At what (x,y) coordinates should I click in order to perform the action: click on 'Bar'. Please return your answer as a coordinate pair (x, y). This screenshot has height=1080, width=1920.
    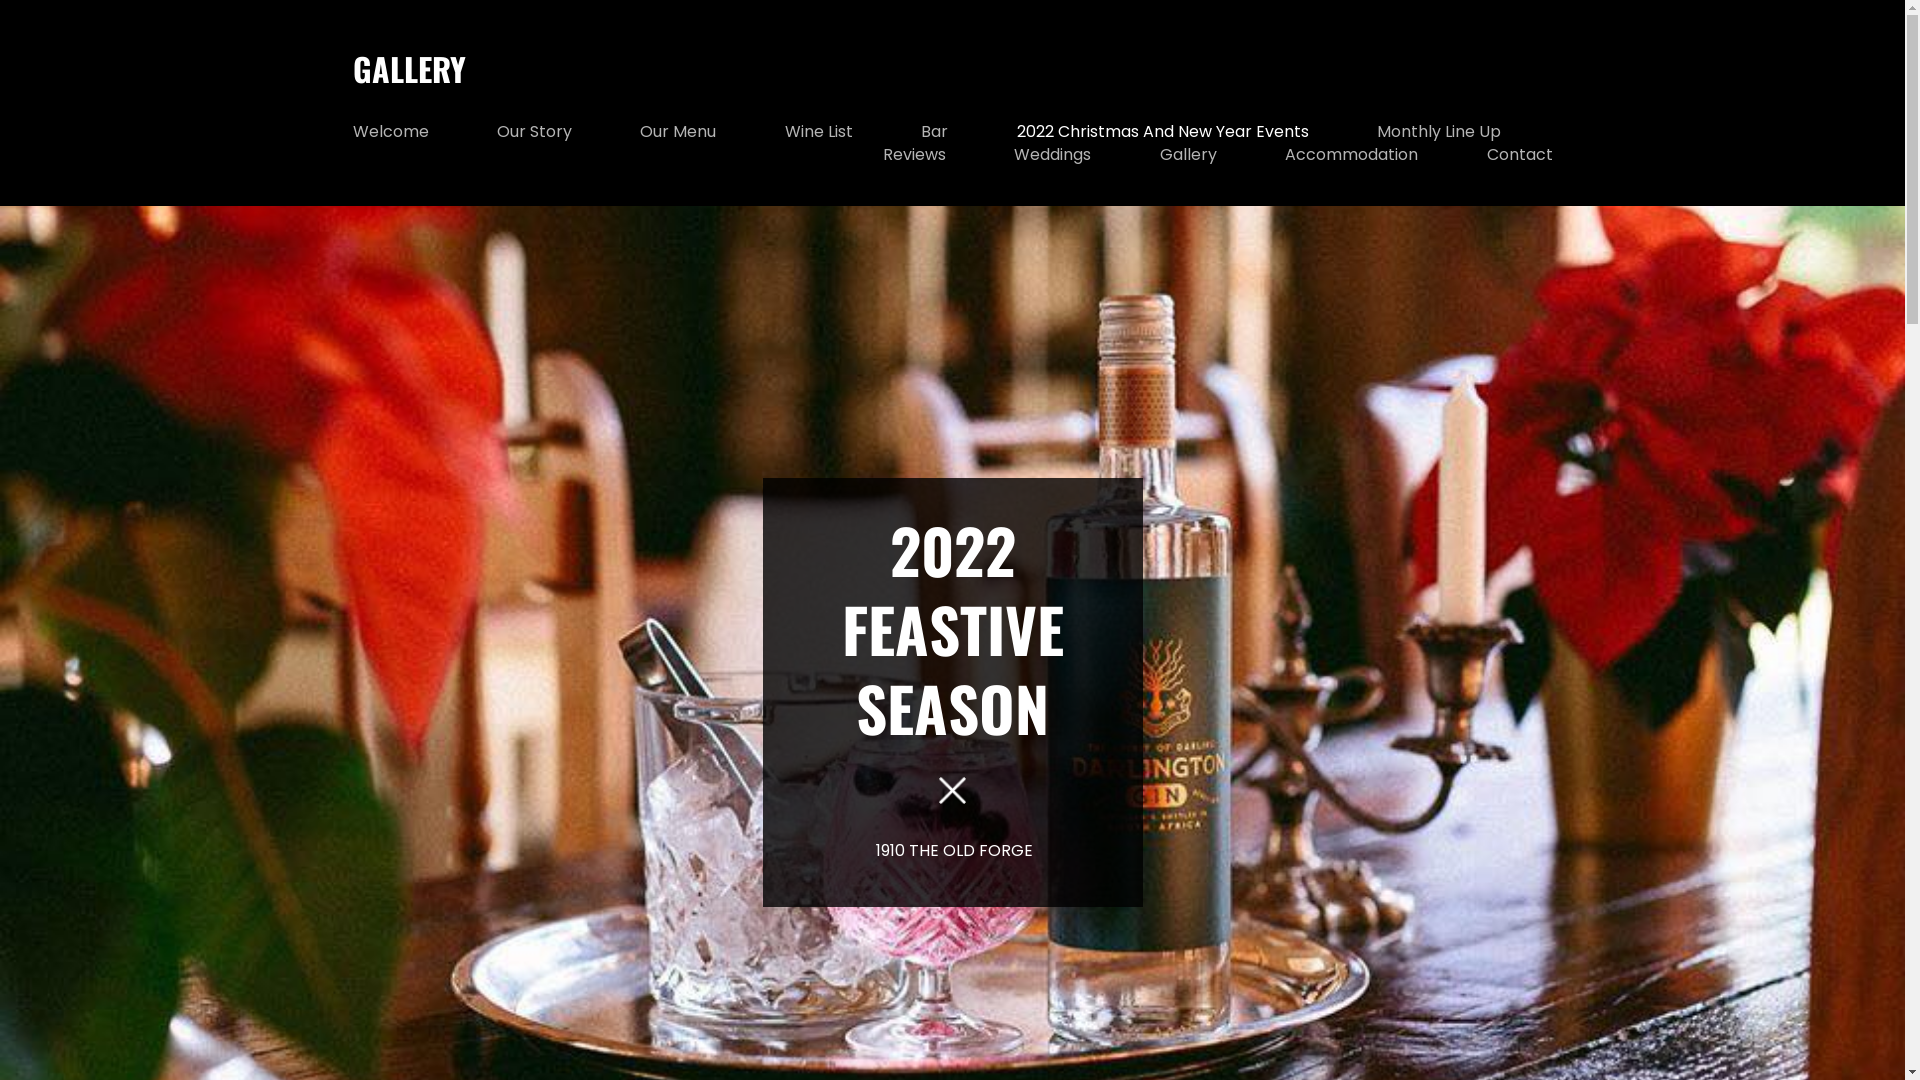
    Looking at the image, I should click on (920, 131).